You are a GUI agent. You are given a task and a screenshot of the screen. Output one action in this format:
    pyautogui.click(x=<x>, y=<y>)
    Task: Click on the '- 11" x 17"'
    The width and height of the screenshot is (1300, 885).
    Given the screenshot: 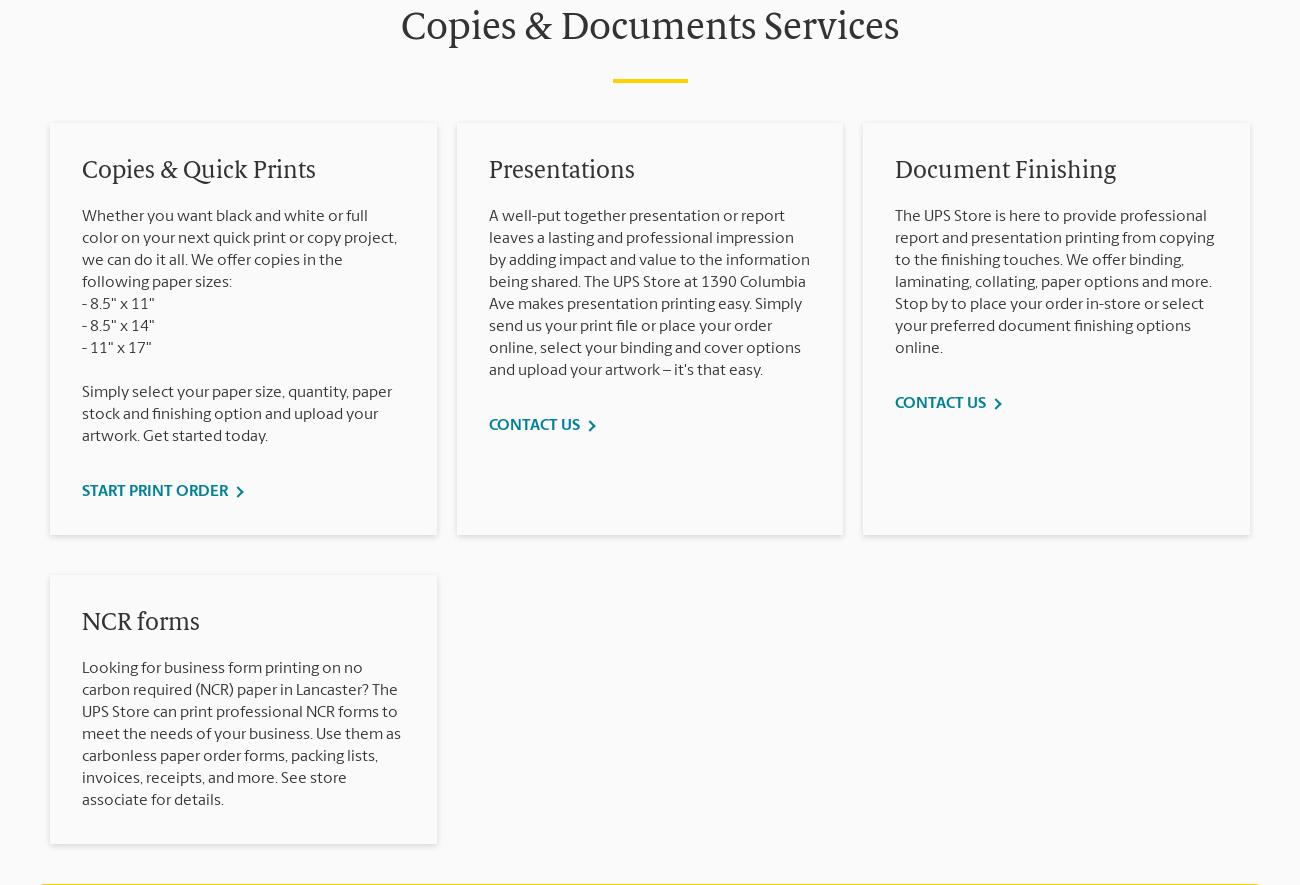 What is the action you would take?
    pyautogui.click(x=82, y=347)
    